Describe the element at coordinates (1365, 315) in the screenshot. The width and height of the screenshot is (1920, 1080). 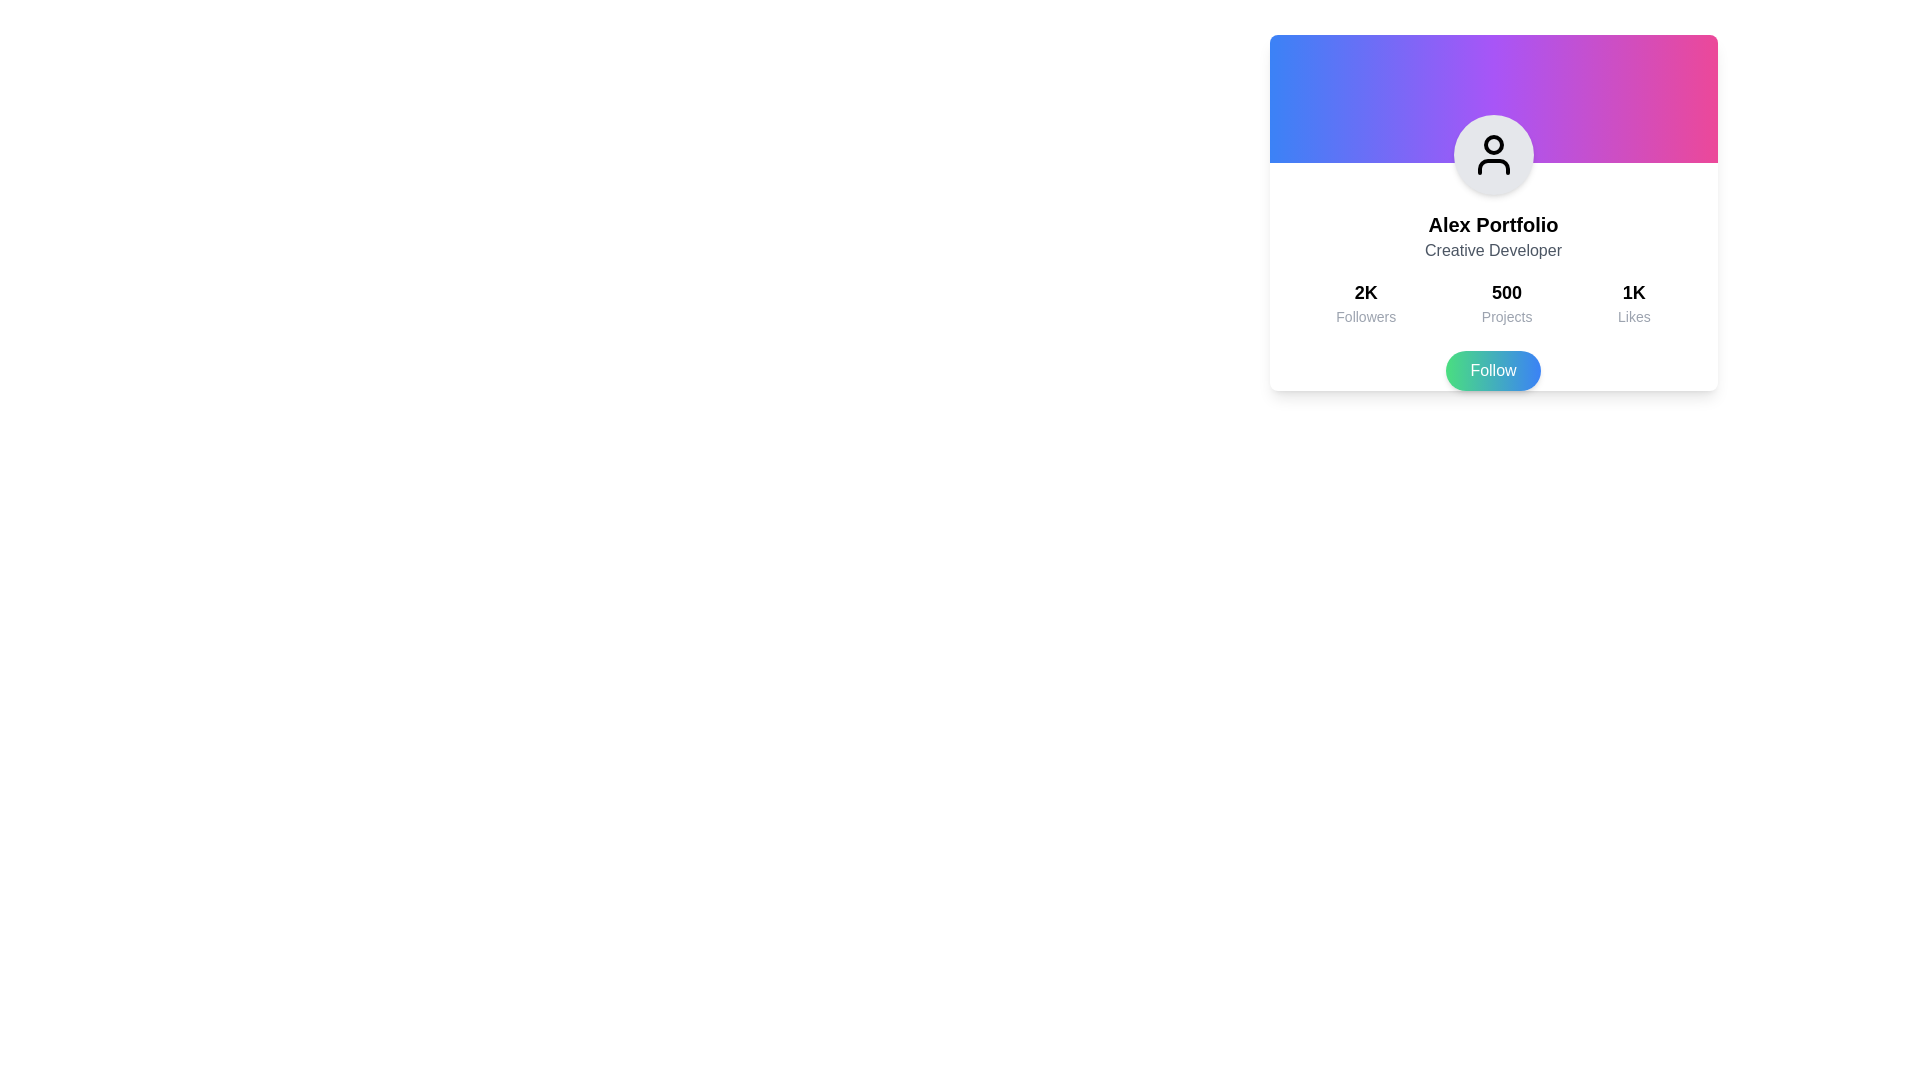
I see `'Followers' label which displays the text in a smaller and grayer font, positioned below the '2K' text in a profile card` at that location.